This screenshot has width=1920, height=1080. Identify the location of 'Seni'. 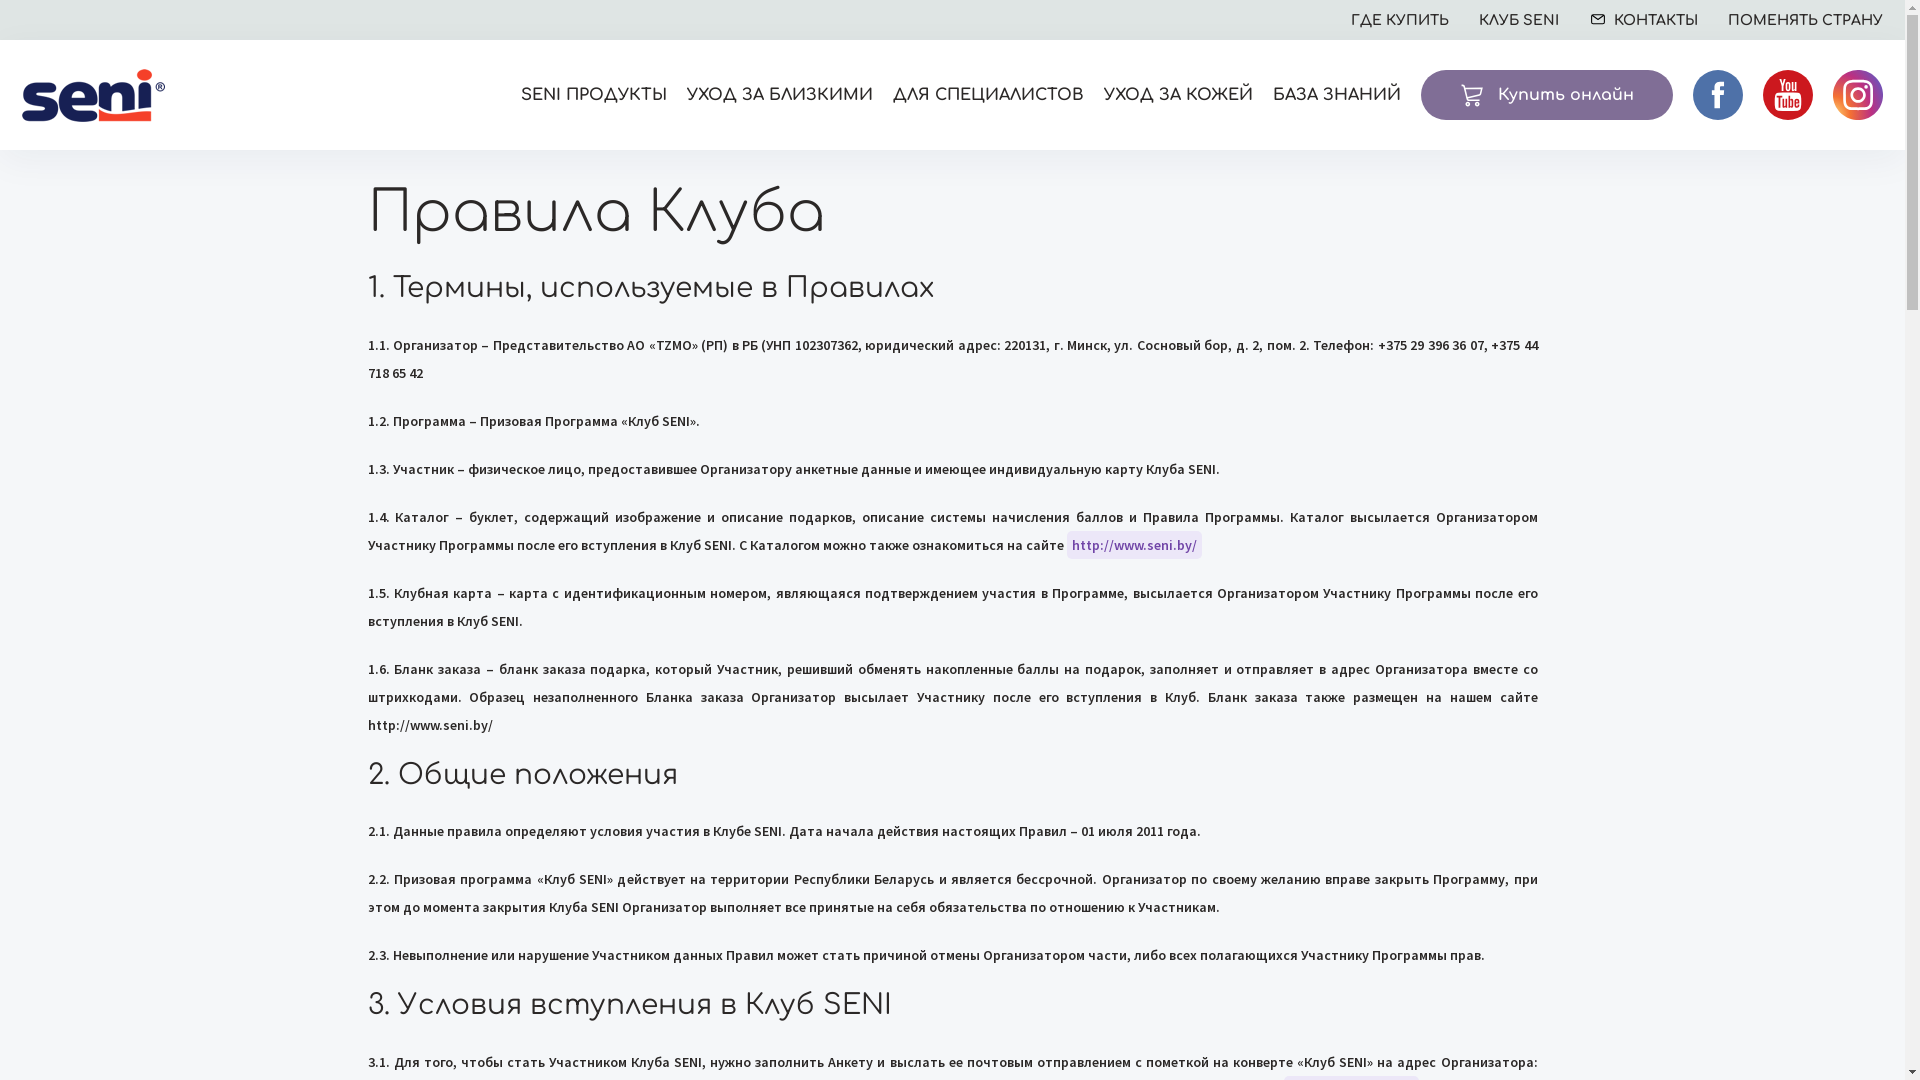
(92, 94).